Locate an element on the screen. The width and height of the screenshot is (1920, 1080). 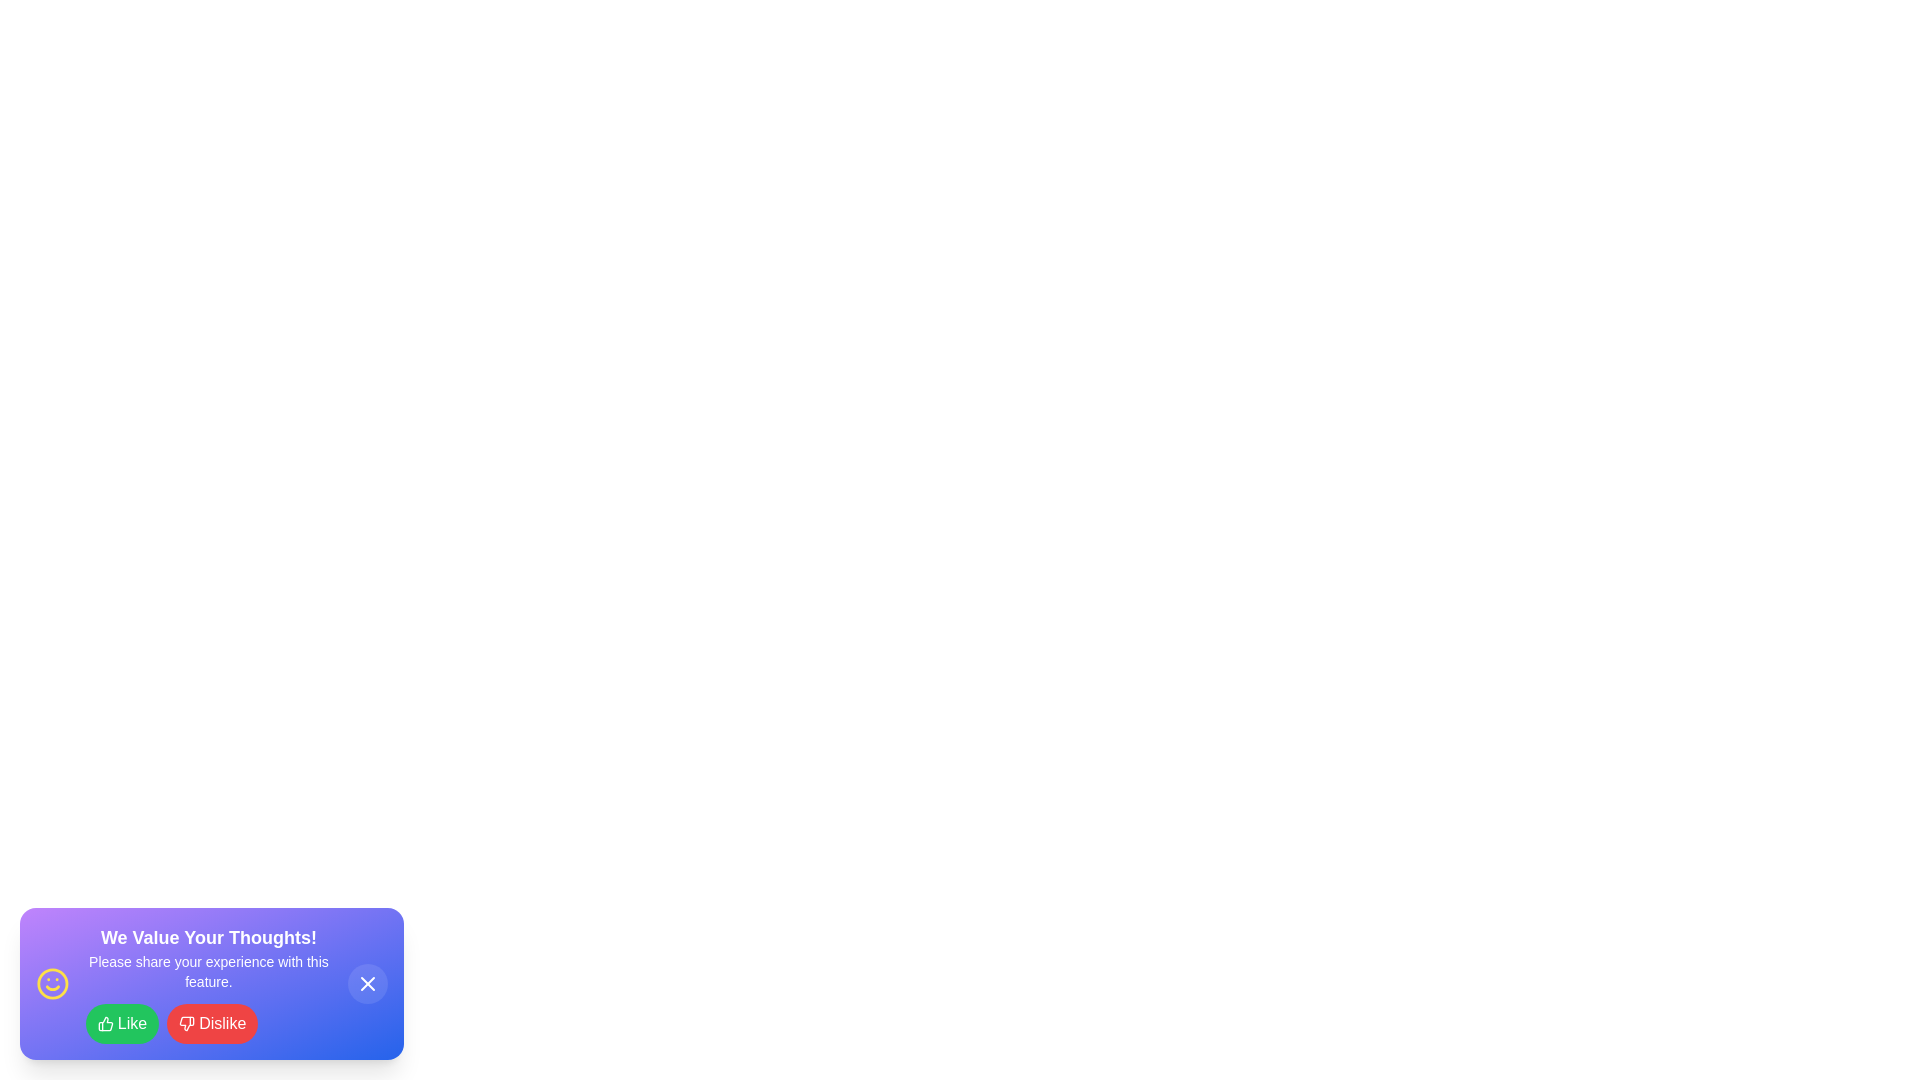
'Dislike' button to provide negative feedback is located at coordinates (211, 1023).